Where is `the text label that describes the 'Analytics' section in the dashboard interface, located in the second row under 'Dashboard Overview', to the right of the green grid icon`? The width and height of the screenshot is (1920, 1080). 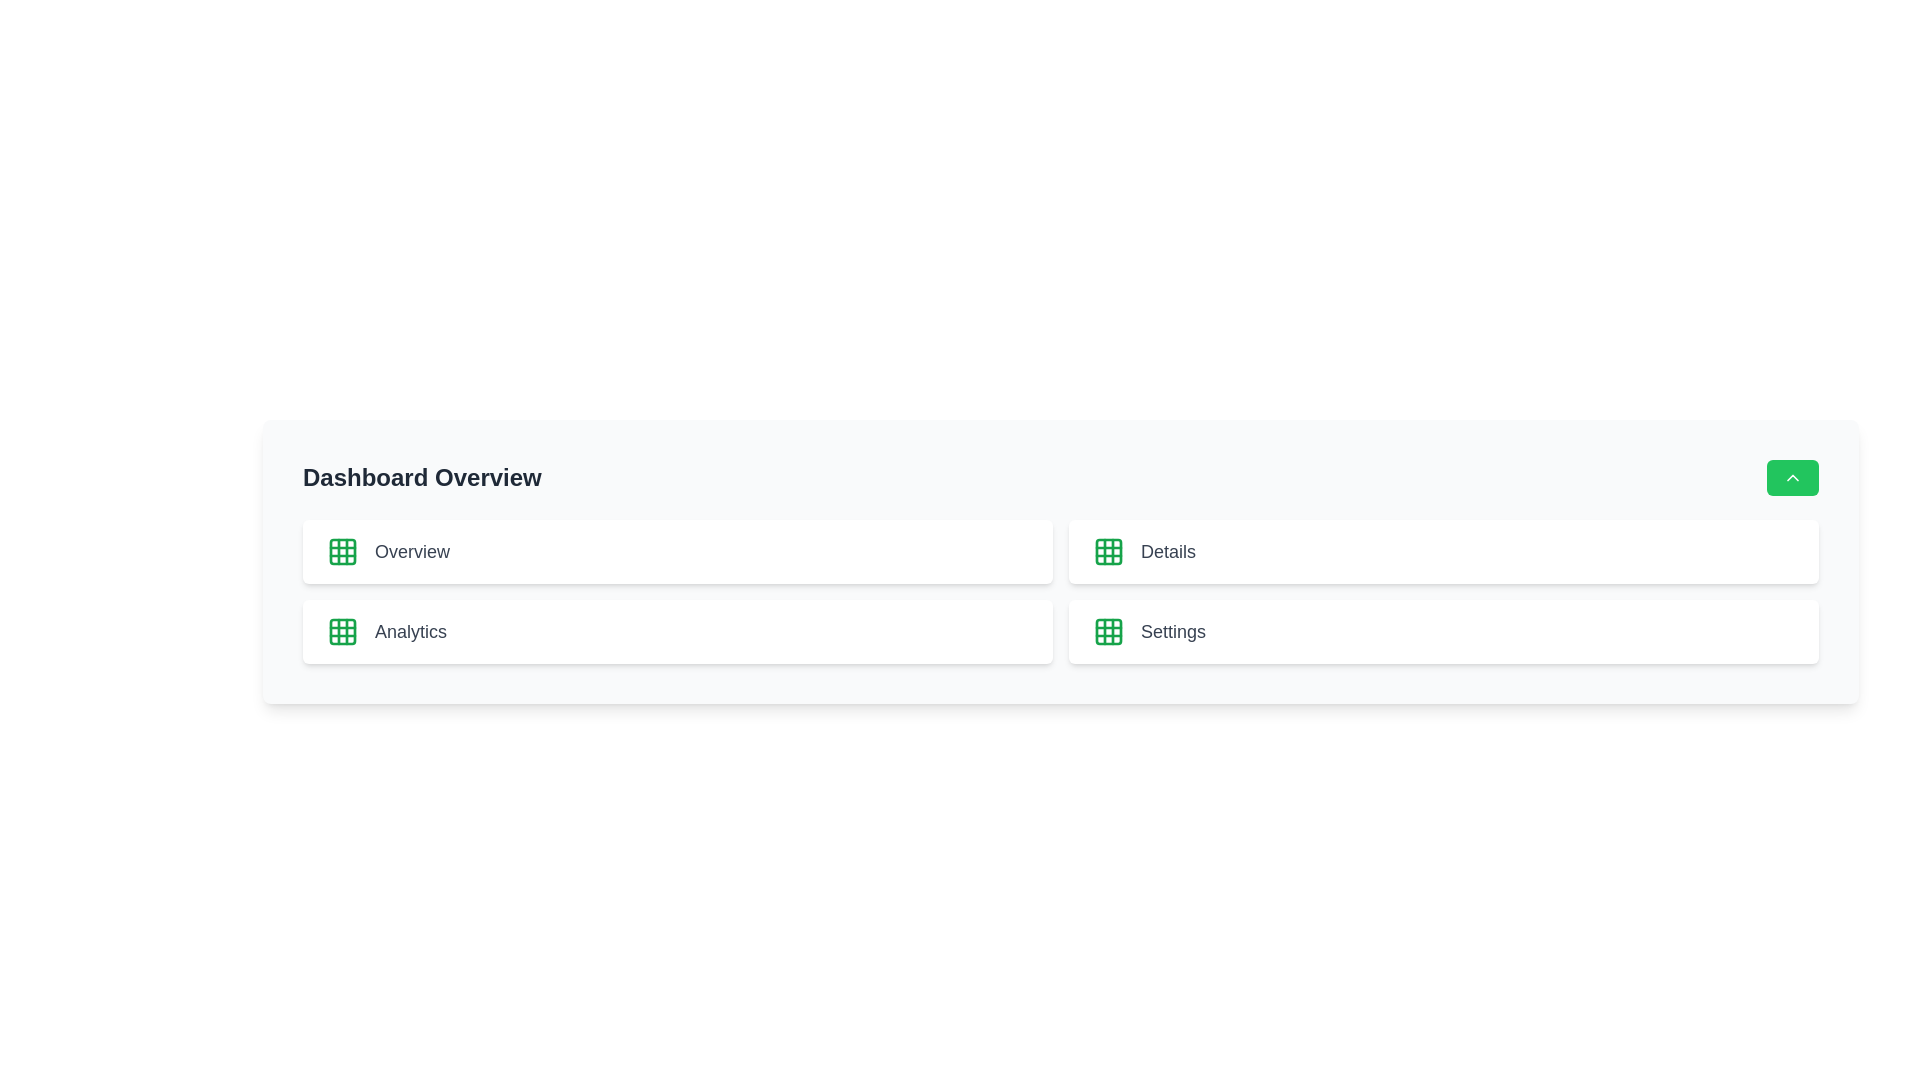
the text label that describes the 'Analytics' section in the dashboard interface, located in the second row under 'Dashboard Overview', to the right of the green grid icon is located at coordinates (410, 632).